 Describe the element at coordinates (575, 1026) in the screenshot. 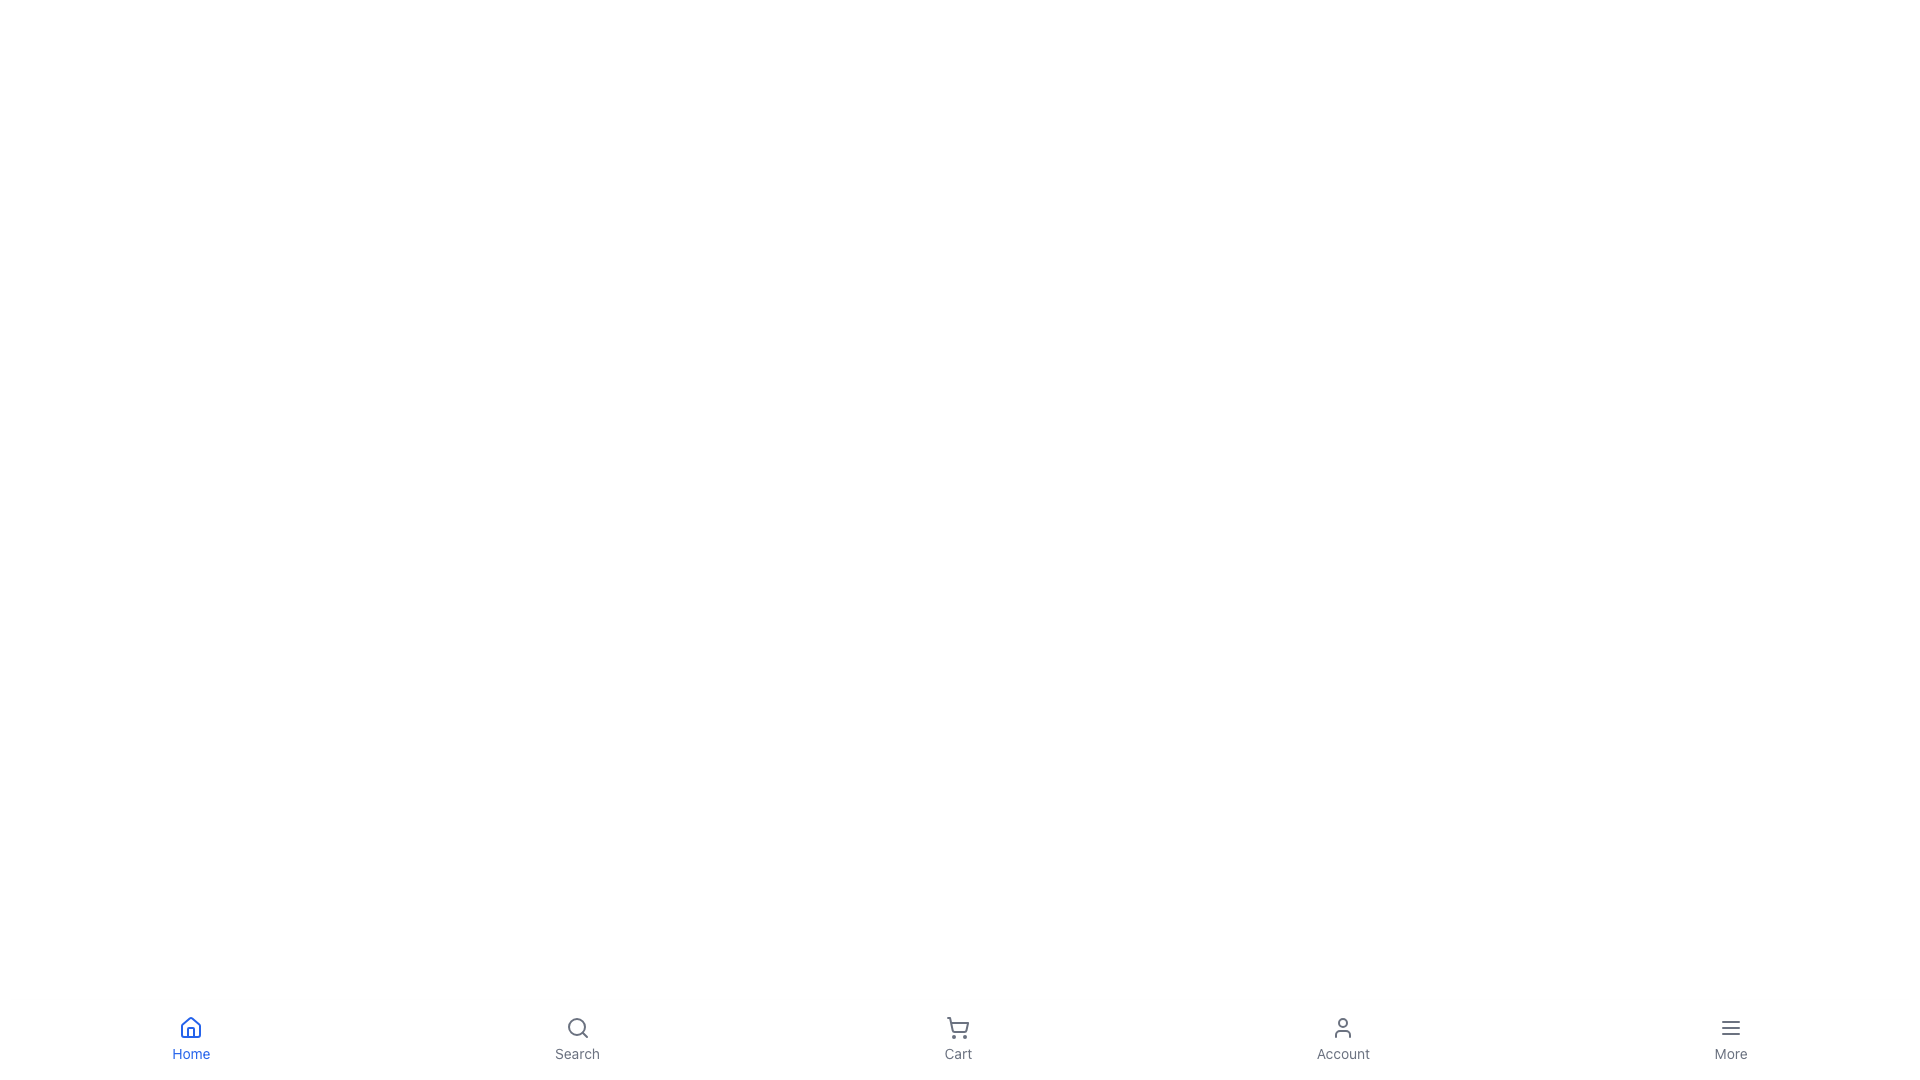

I see `the Decorative Icon Component, which is a small circular shape with a thin outline located in the center of the search icon in the bottom navigation bar` at that location.